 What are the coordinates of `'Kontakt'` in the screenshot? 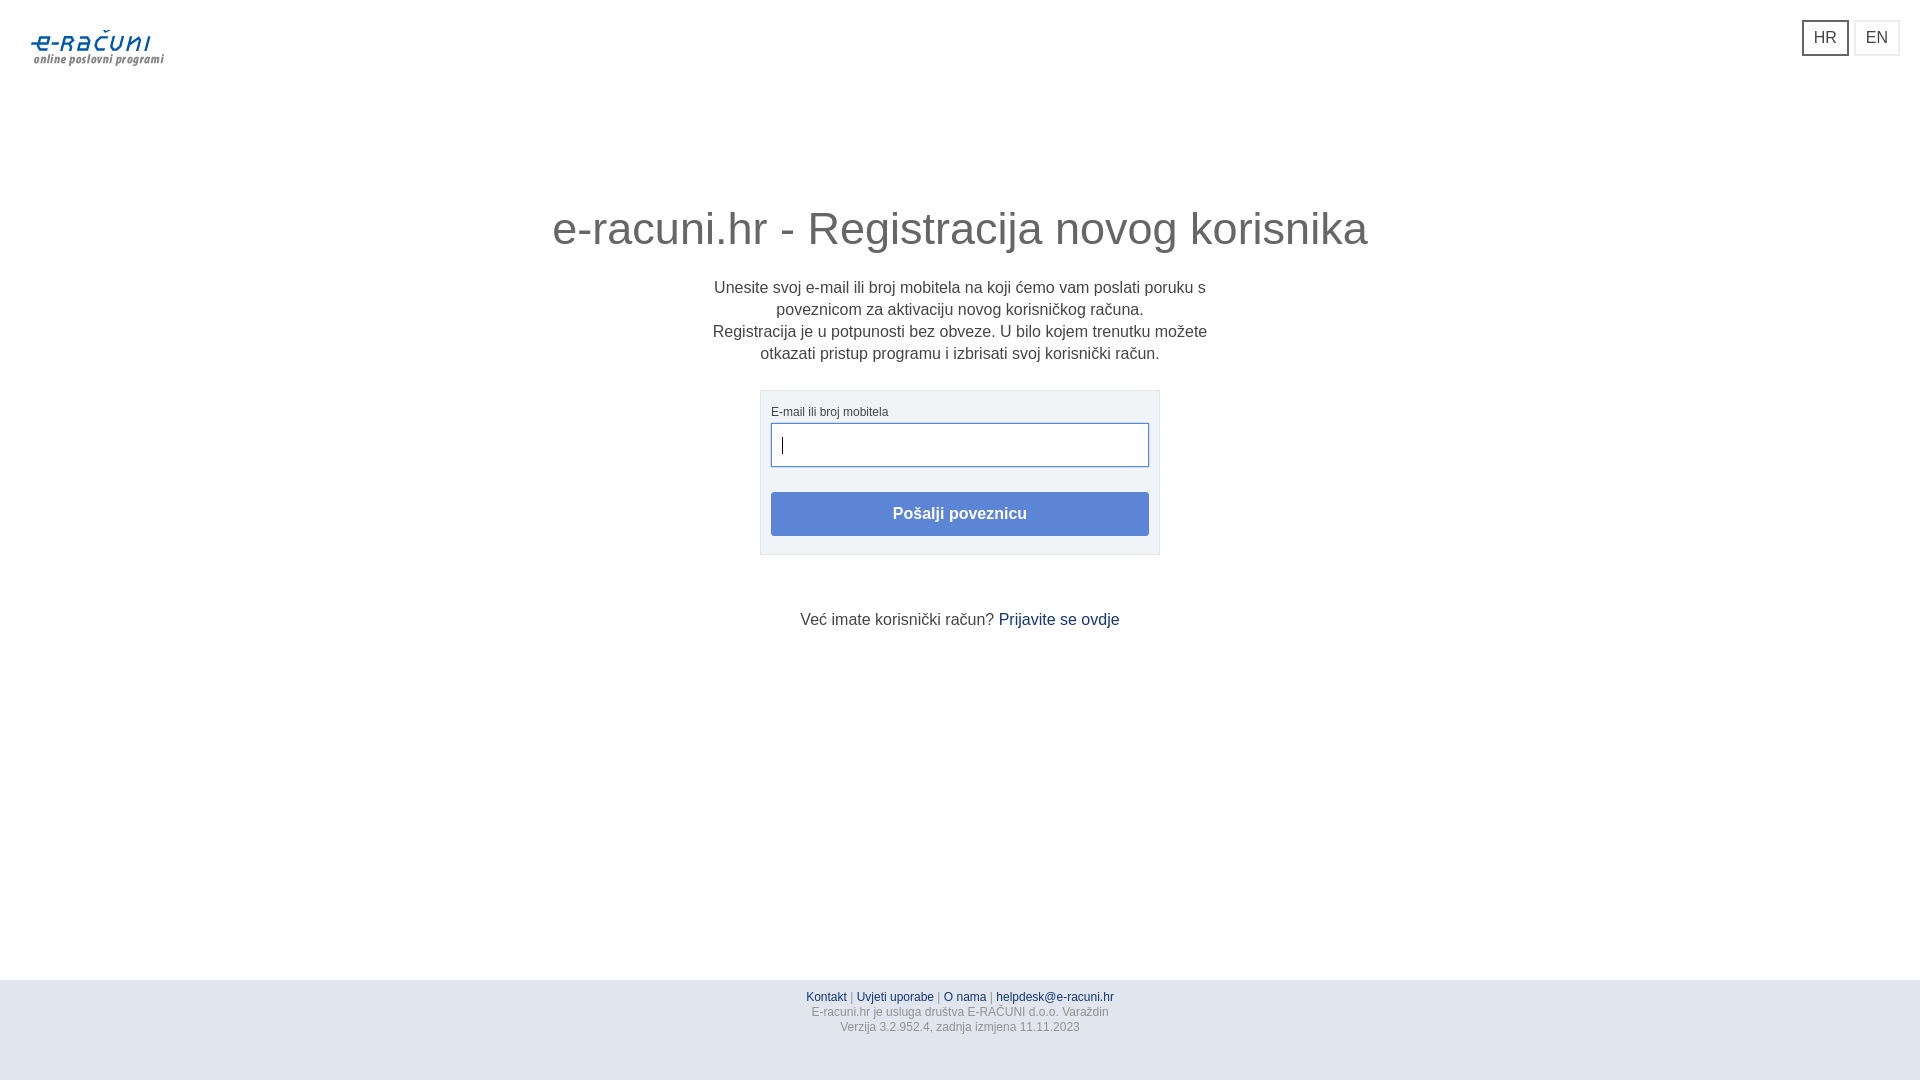 It's located at (826, 996).